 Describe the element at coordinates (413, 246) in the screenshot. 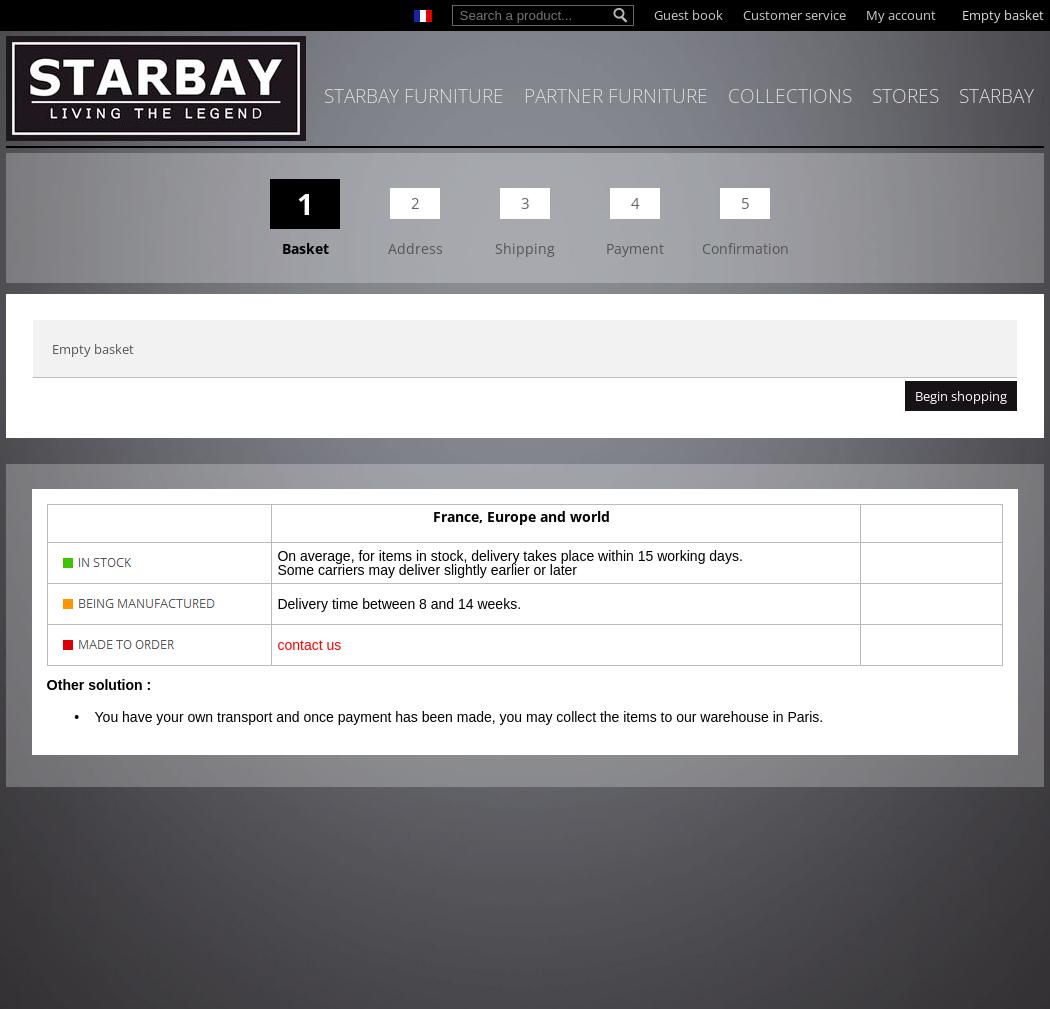

I see `'Address'` at that location.